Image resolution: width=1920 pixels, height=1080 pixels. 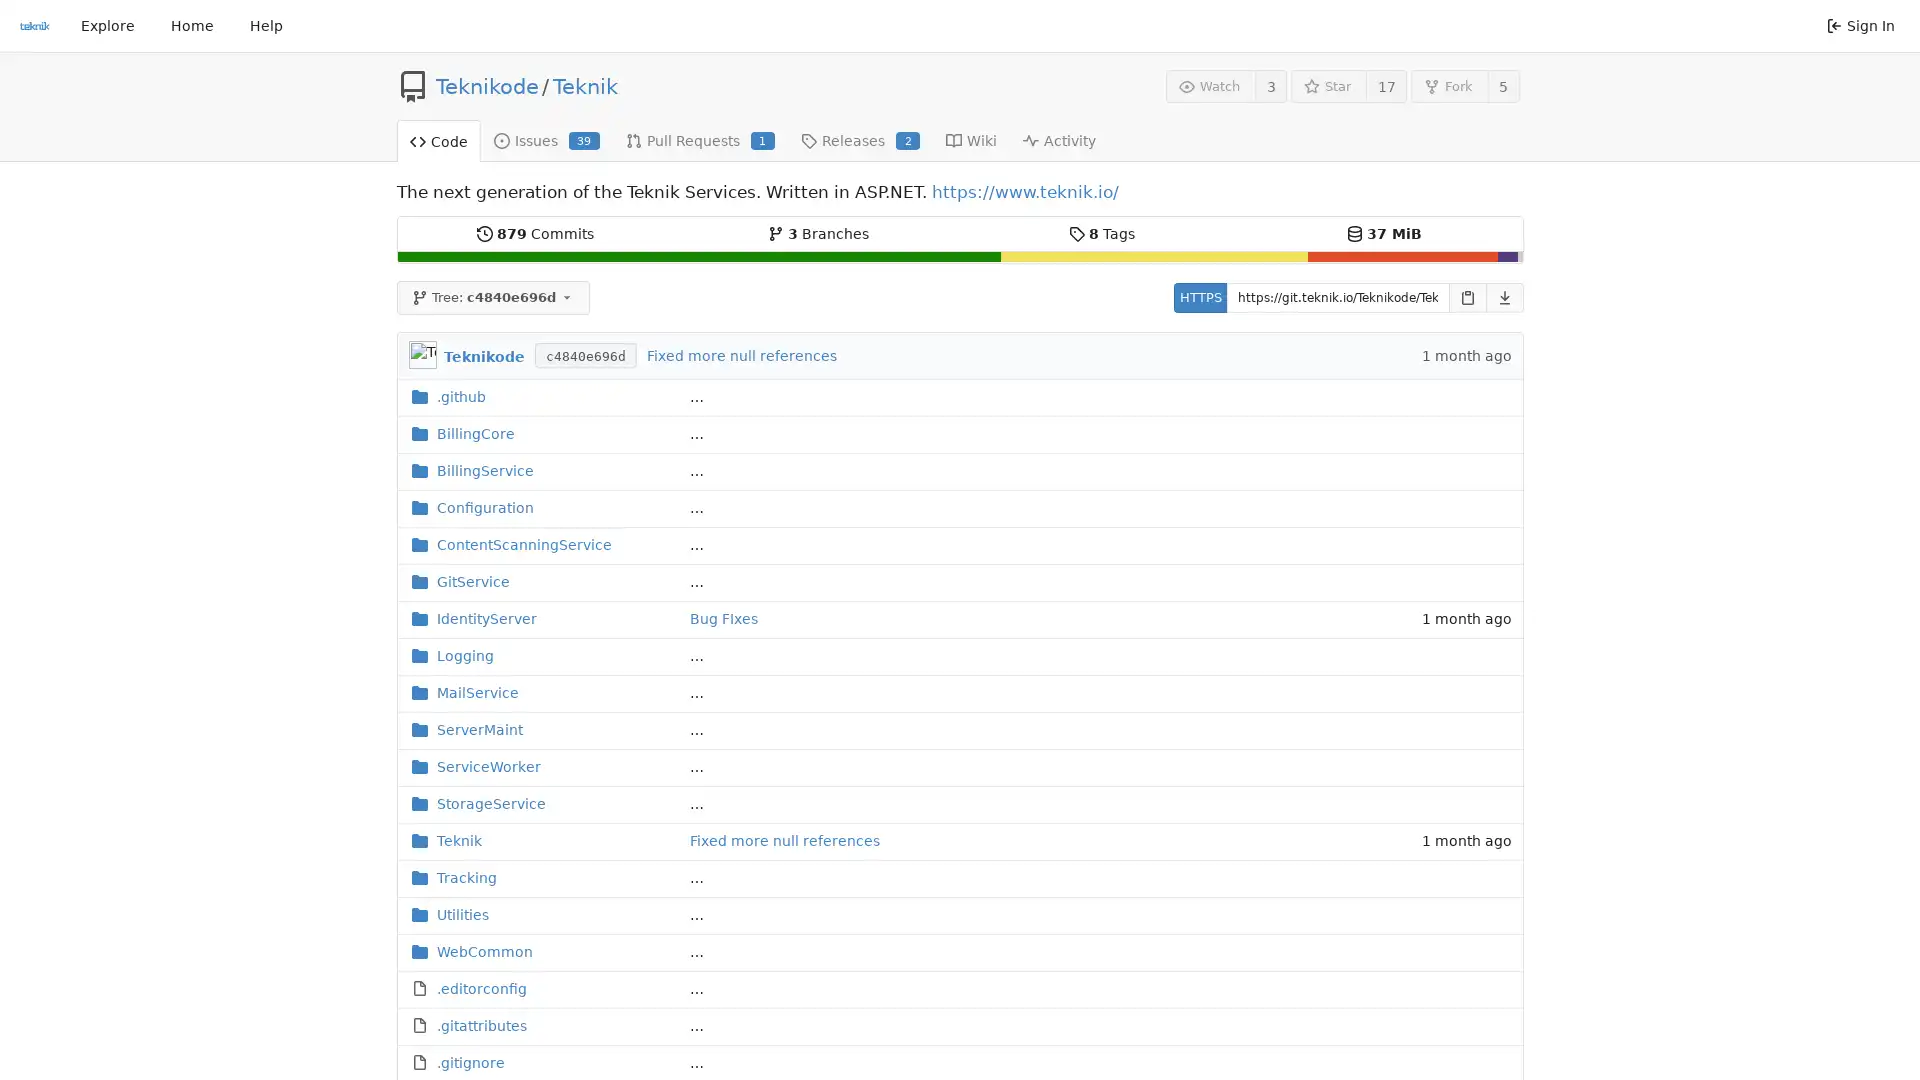 What do you see at coordinates (1209, 85) in the screenshot?
I see `Watch` at bounding box center [1209, 85].